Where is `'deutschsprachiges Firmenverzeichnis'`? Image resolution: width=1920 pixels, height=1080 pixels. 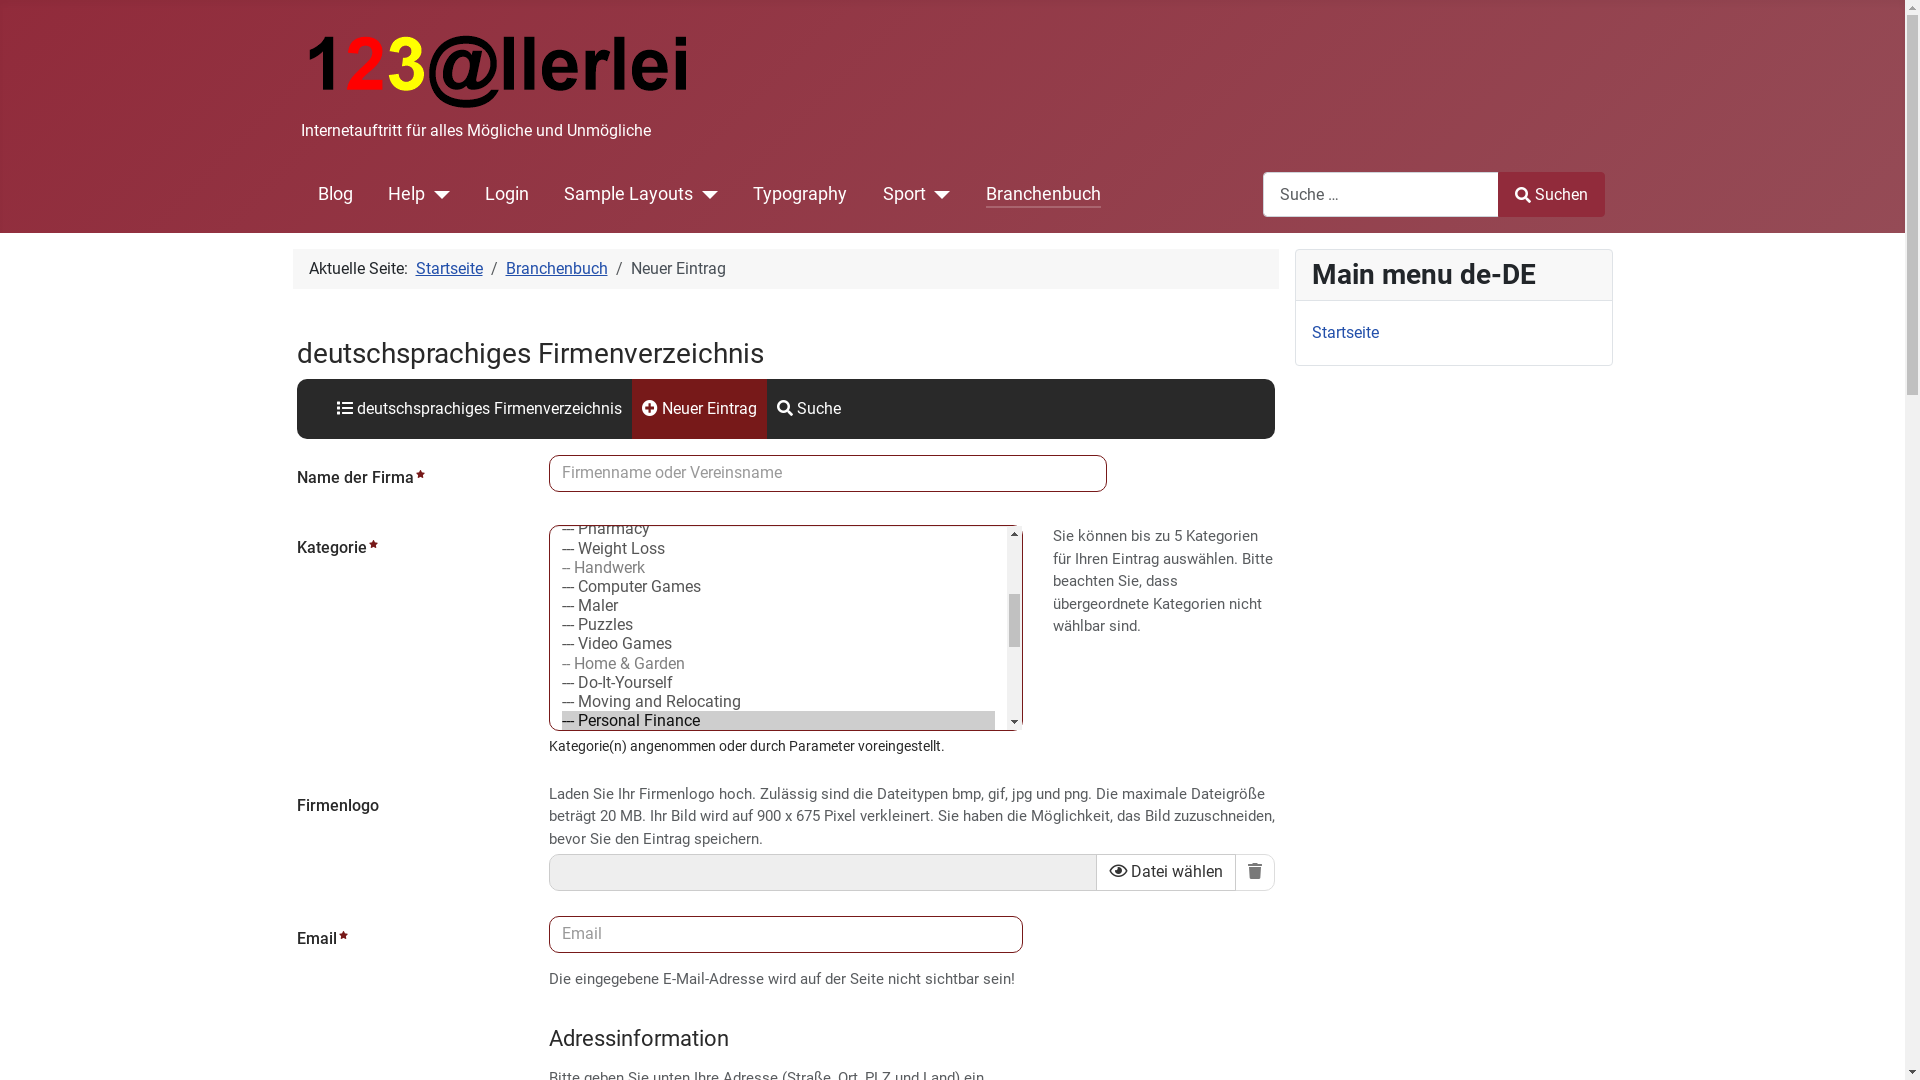
'deutschsprachiges Firmenverzeichnis' is located at coordinates (477, 407).